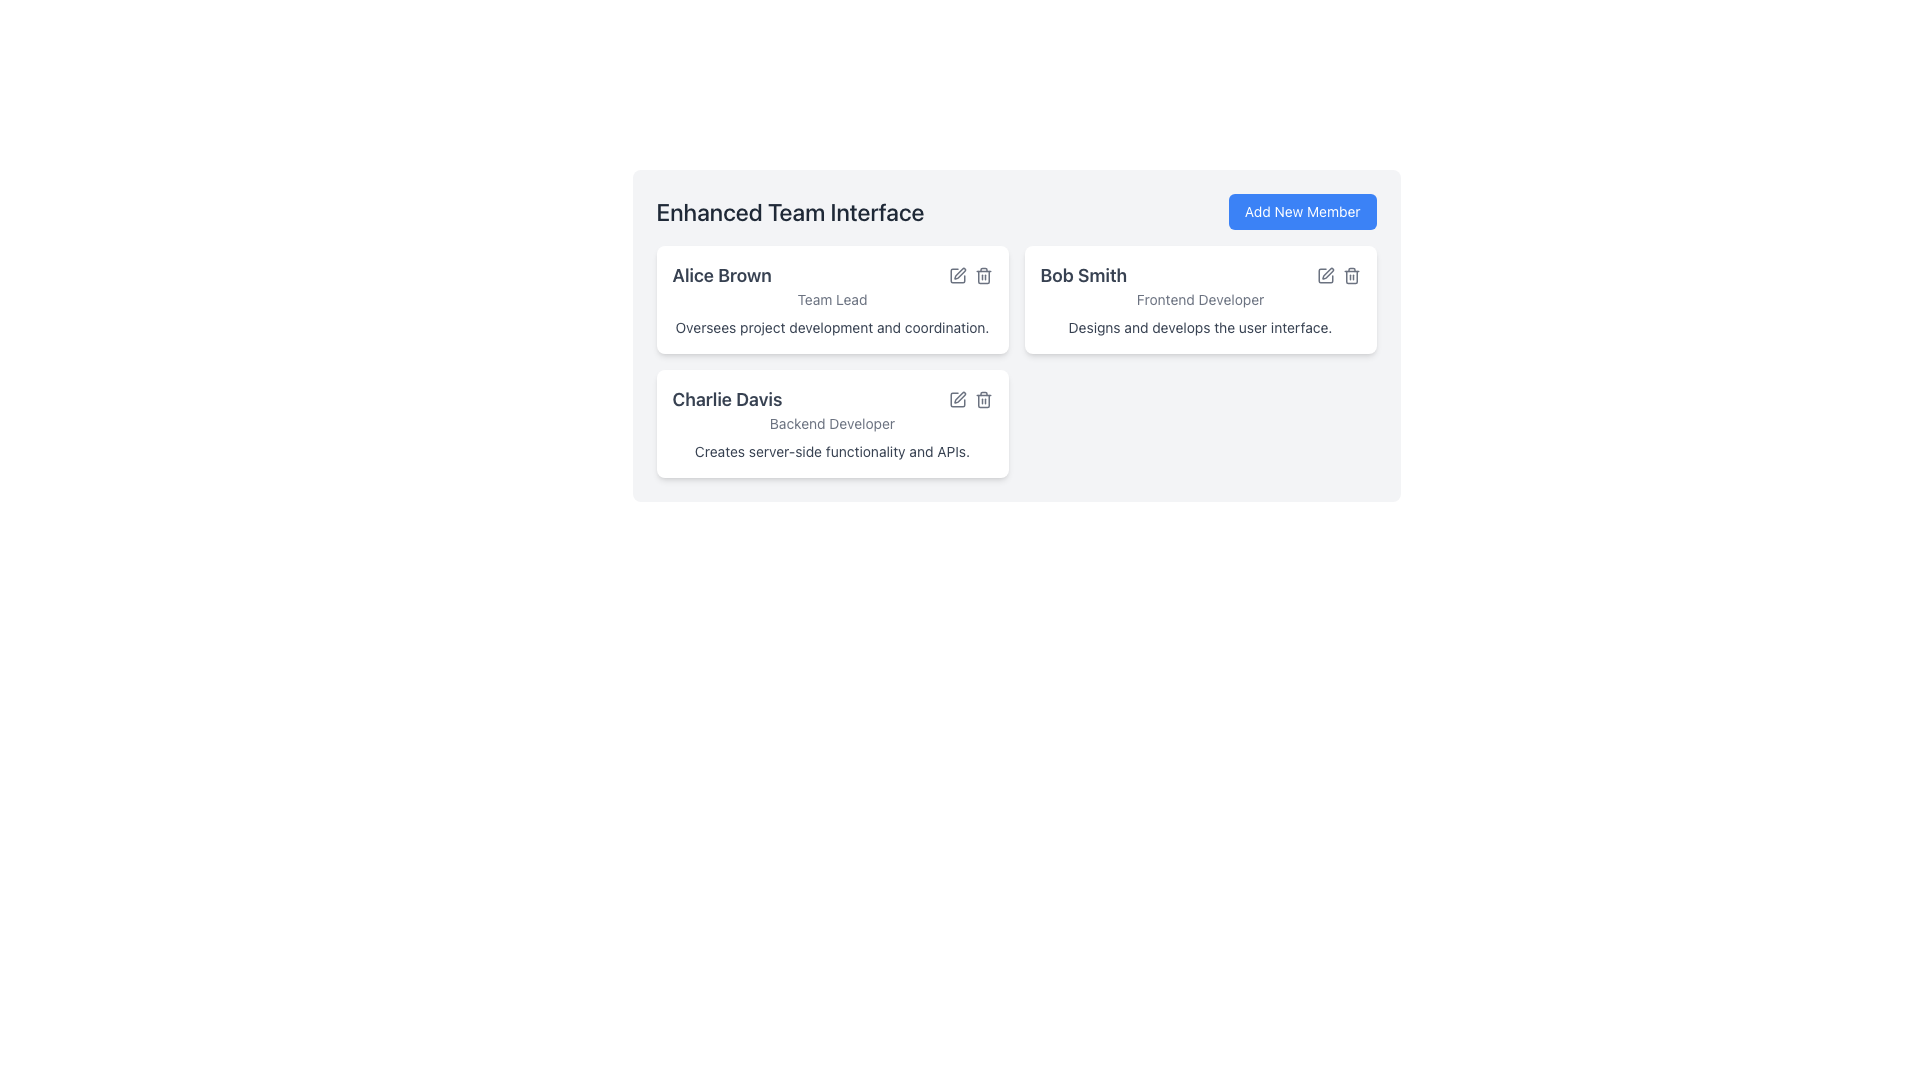  What do you see at coordinates (1200, 300) in the screenshot?
I see `the Card component displaying information about Bob Smith, which includes his name, job title, and description, located in the upper-right of the grid layout` at bounding box center [1200, 300].